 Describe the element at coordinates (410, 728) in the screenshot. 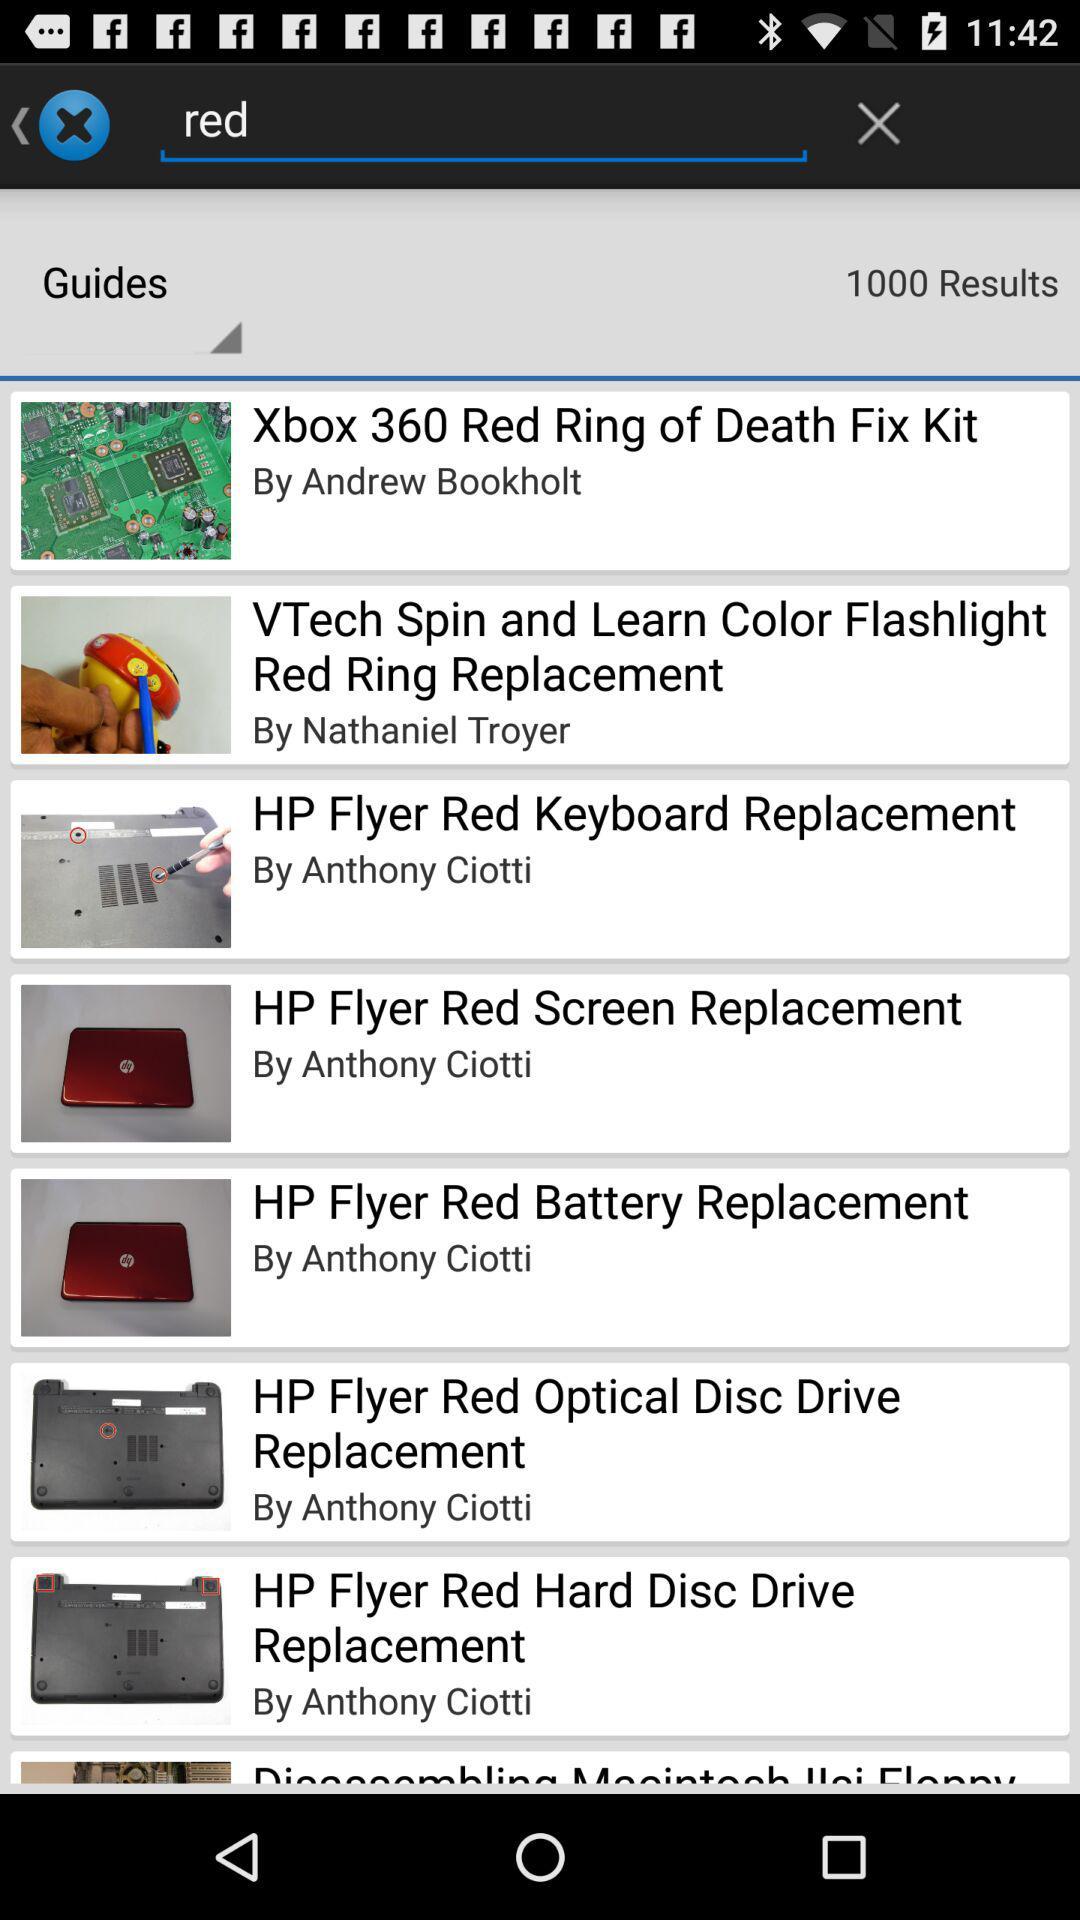

I see `the app below the vtech spin and app` at that location.